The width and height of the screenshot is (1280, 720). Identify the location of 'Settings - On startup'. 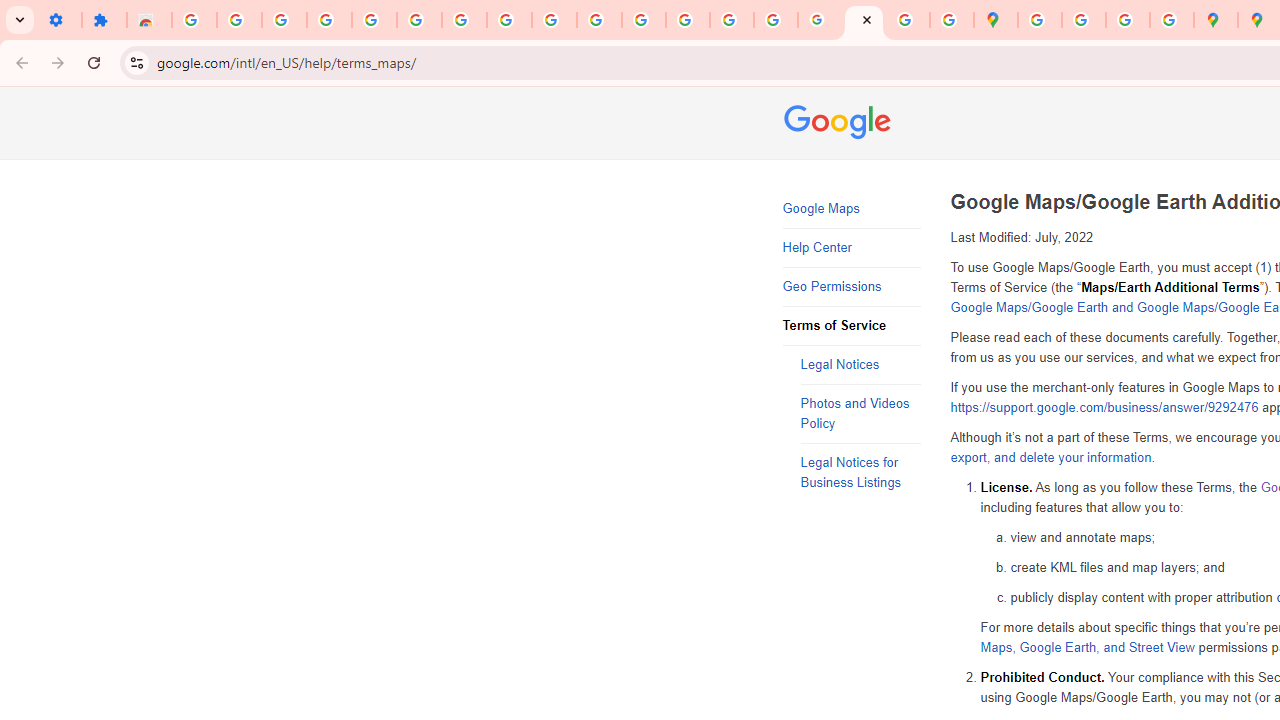
(59, 20).